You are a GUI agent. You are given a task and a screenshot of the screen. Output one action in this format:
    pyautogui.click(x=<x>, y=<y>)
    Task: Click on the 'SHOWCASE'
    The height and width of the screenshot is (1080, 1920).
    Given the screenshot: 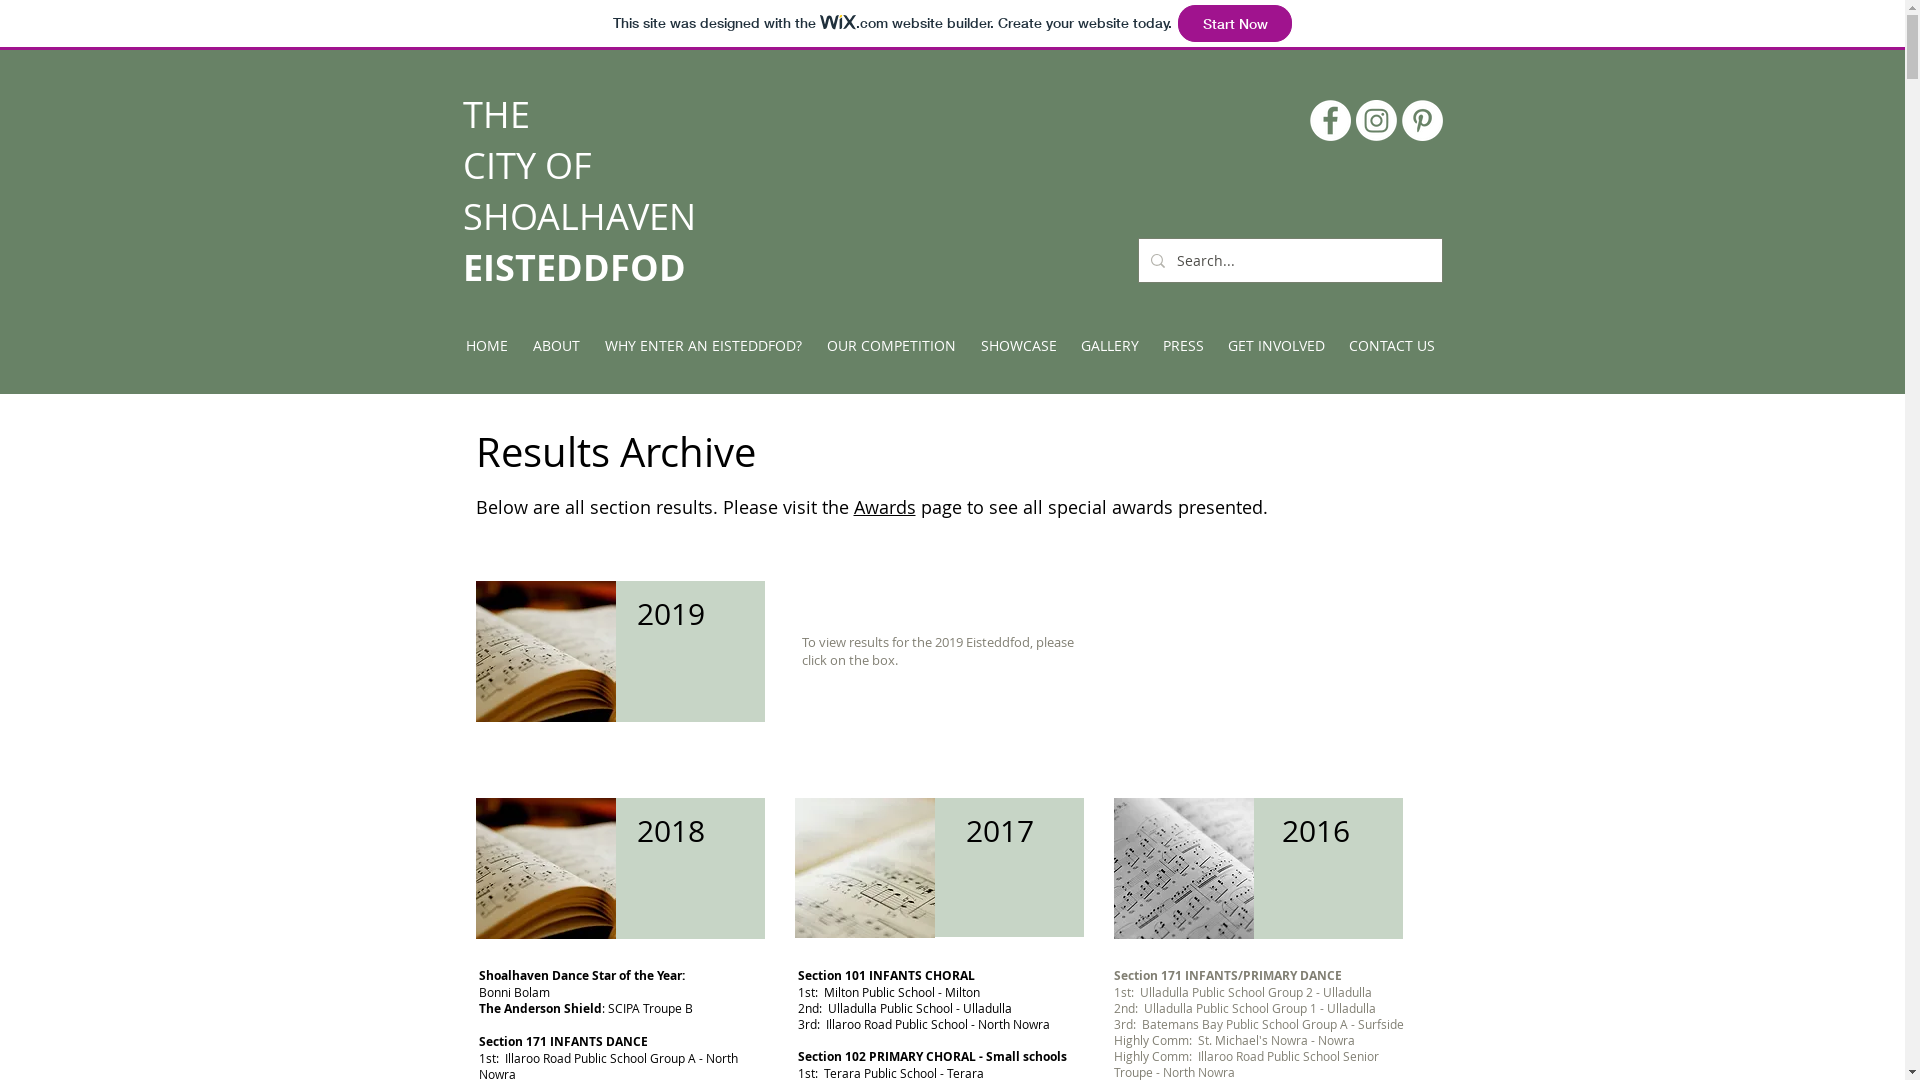 What is the action you would take?
    pyautogui.click(x=1019, y=345)
    